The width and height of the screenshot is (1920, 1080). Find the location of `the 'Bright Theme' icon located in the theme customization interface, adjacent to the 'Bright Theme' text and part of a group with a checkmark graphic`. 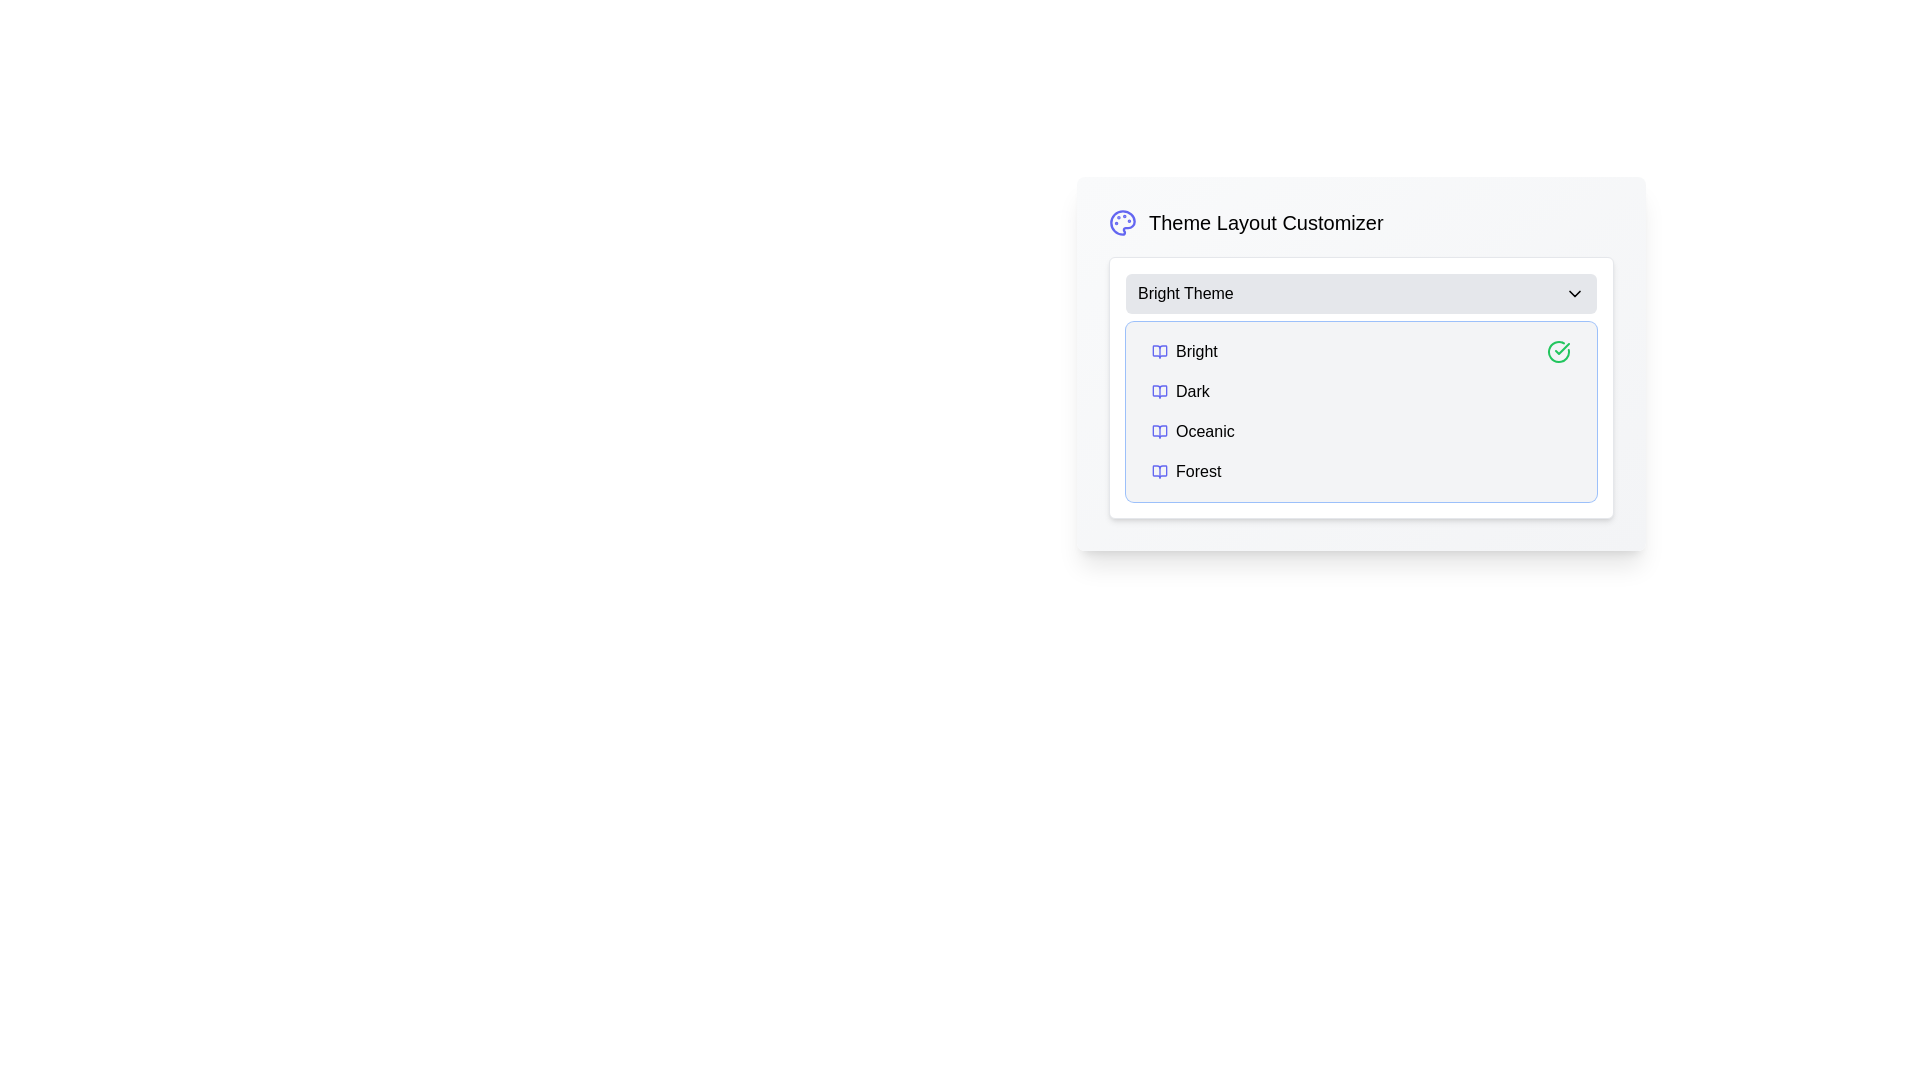

the 'Bright Theme' icon located in the theme customization interface, adjacent to the 'Bright Theme' text and part of a group with a checkmark graphic is located at coordinates (1558, 350).